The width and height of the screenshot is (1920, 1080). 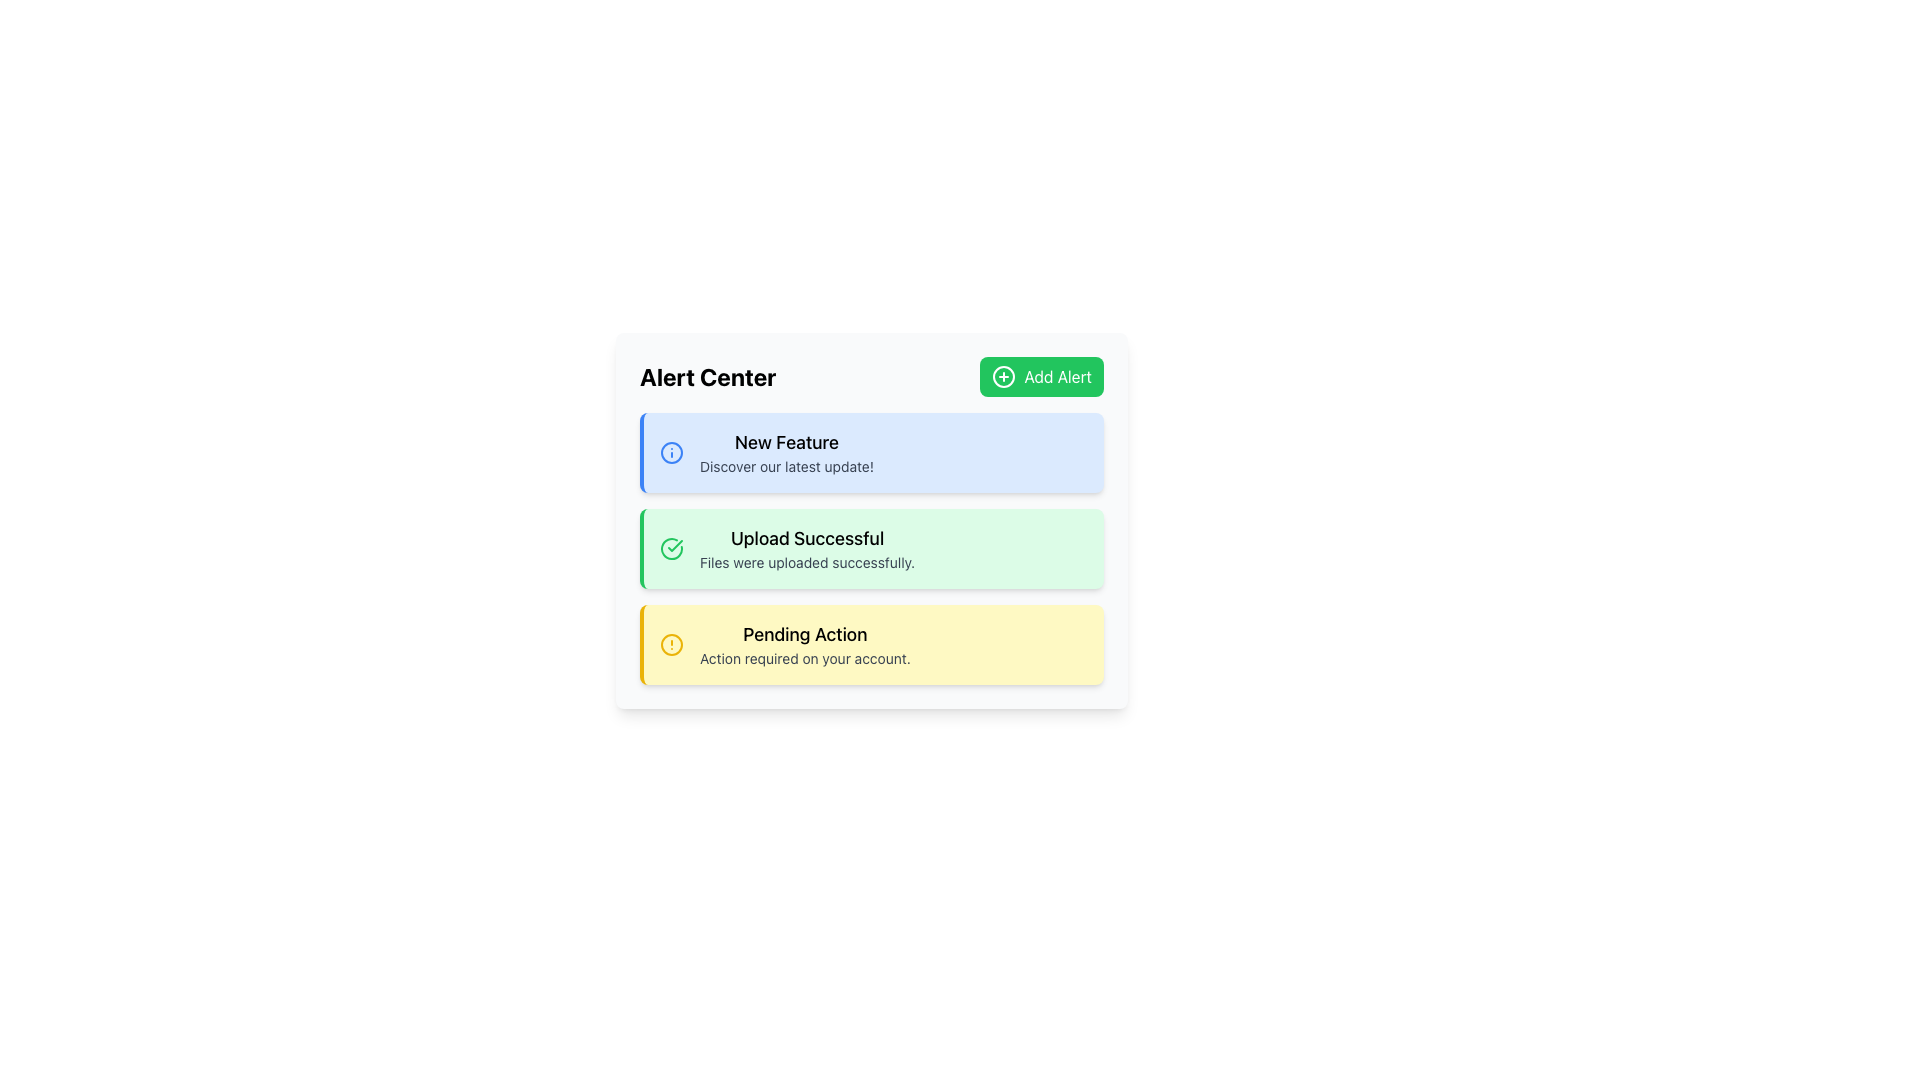 What do you see at coordinates (872, 452) in the screenshot?
I see `the first Notification Card in the 'Alert Center' section, which provides information about newly introduced features` at bounding box center [872, 452].